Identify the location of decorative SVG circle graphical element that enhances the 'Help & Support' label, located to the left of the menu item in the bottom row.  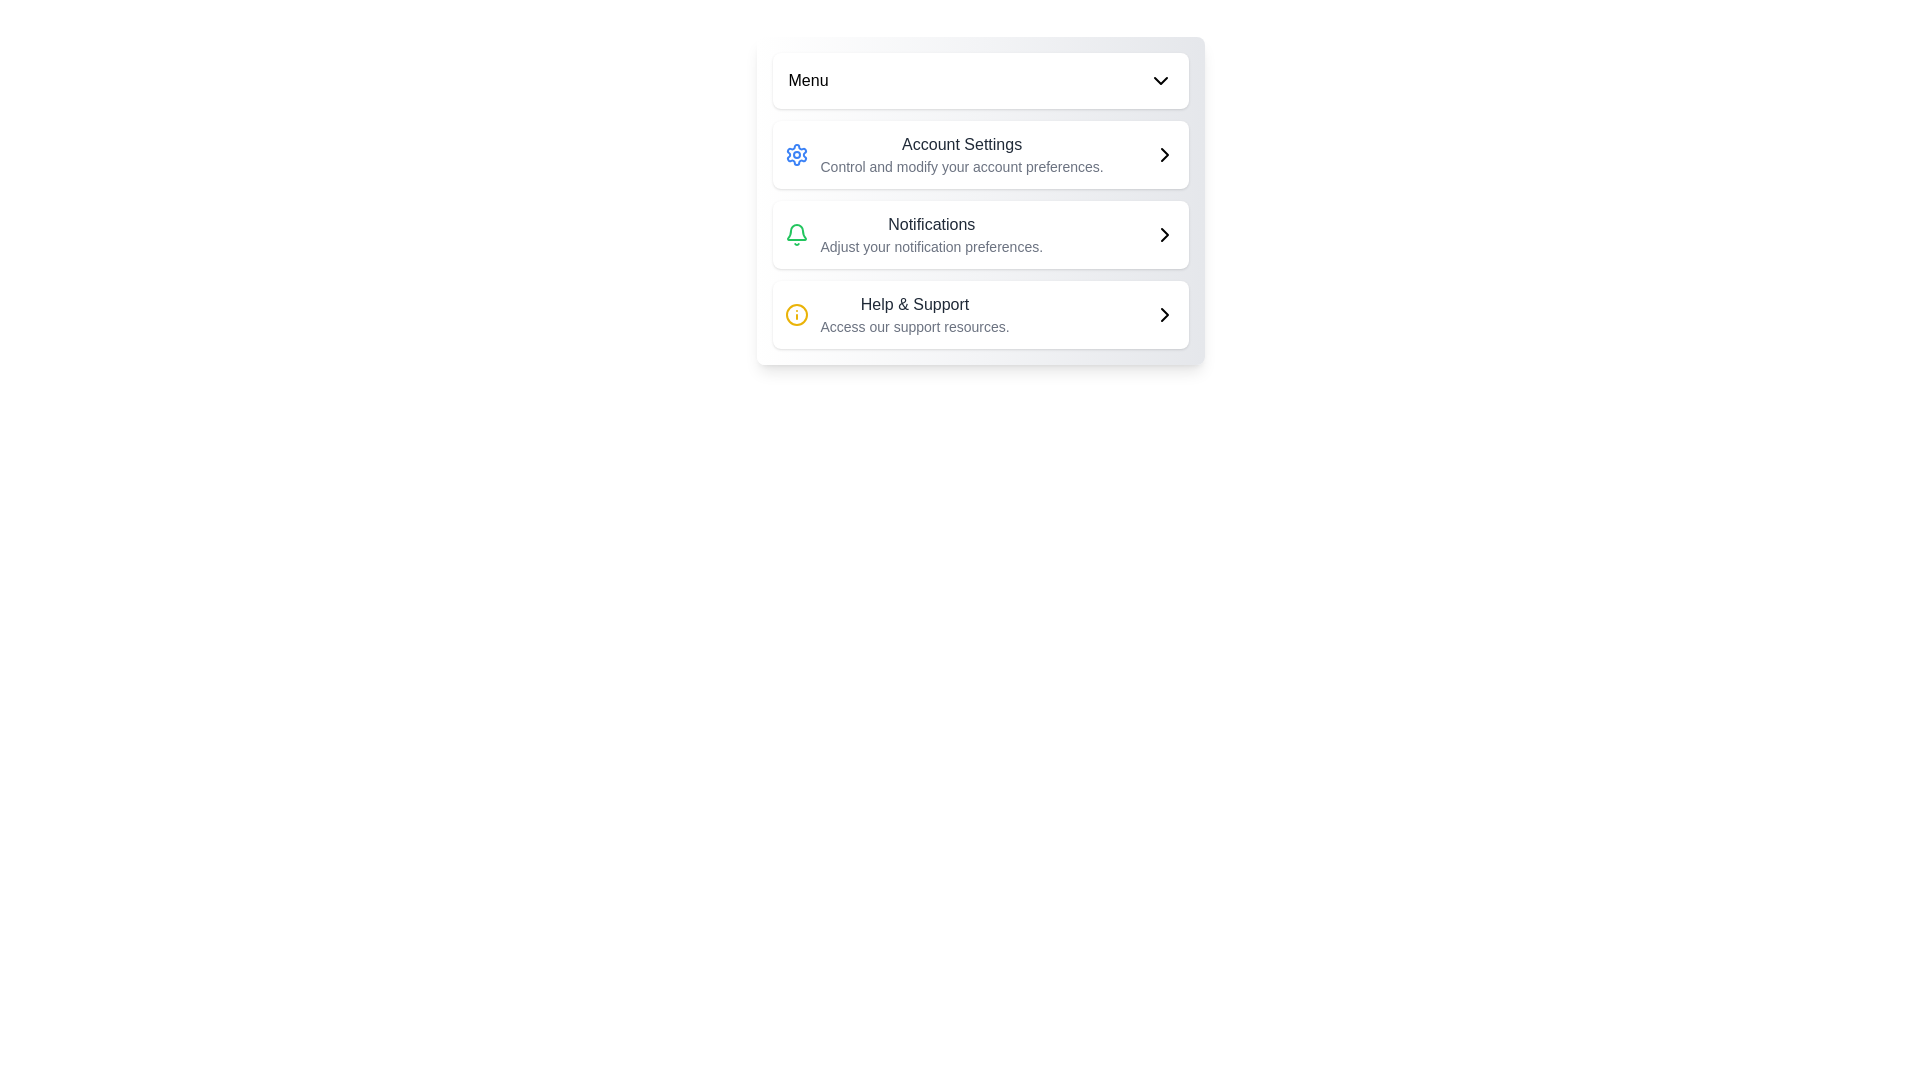
(795, 315).